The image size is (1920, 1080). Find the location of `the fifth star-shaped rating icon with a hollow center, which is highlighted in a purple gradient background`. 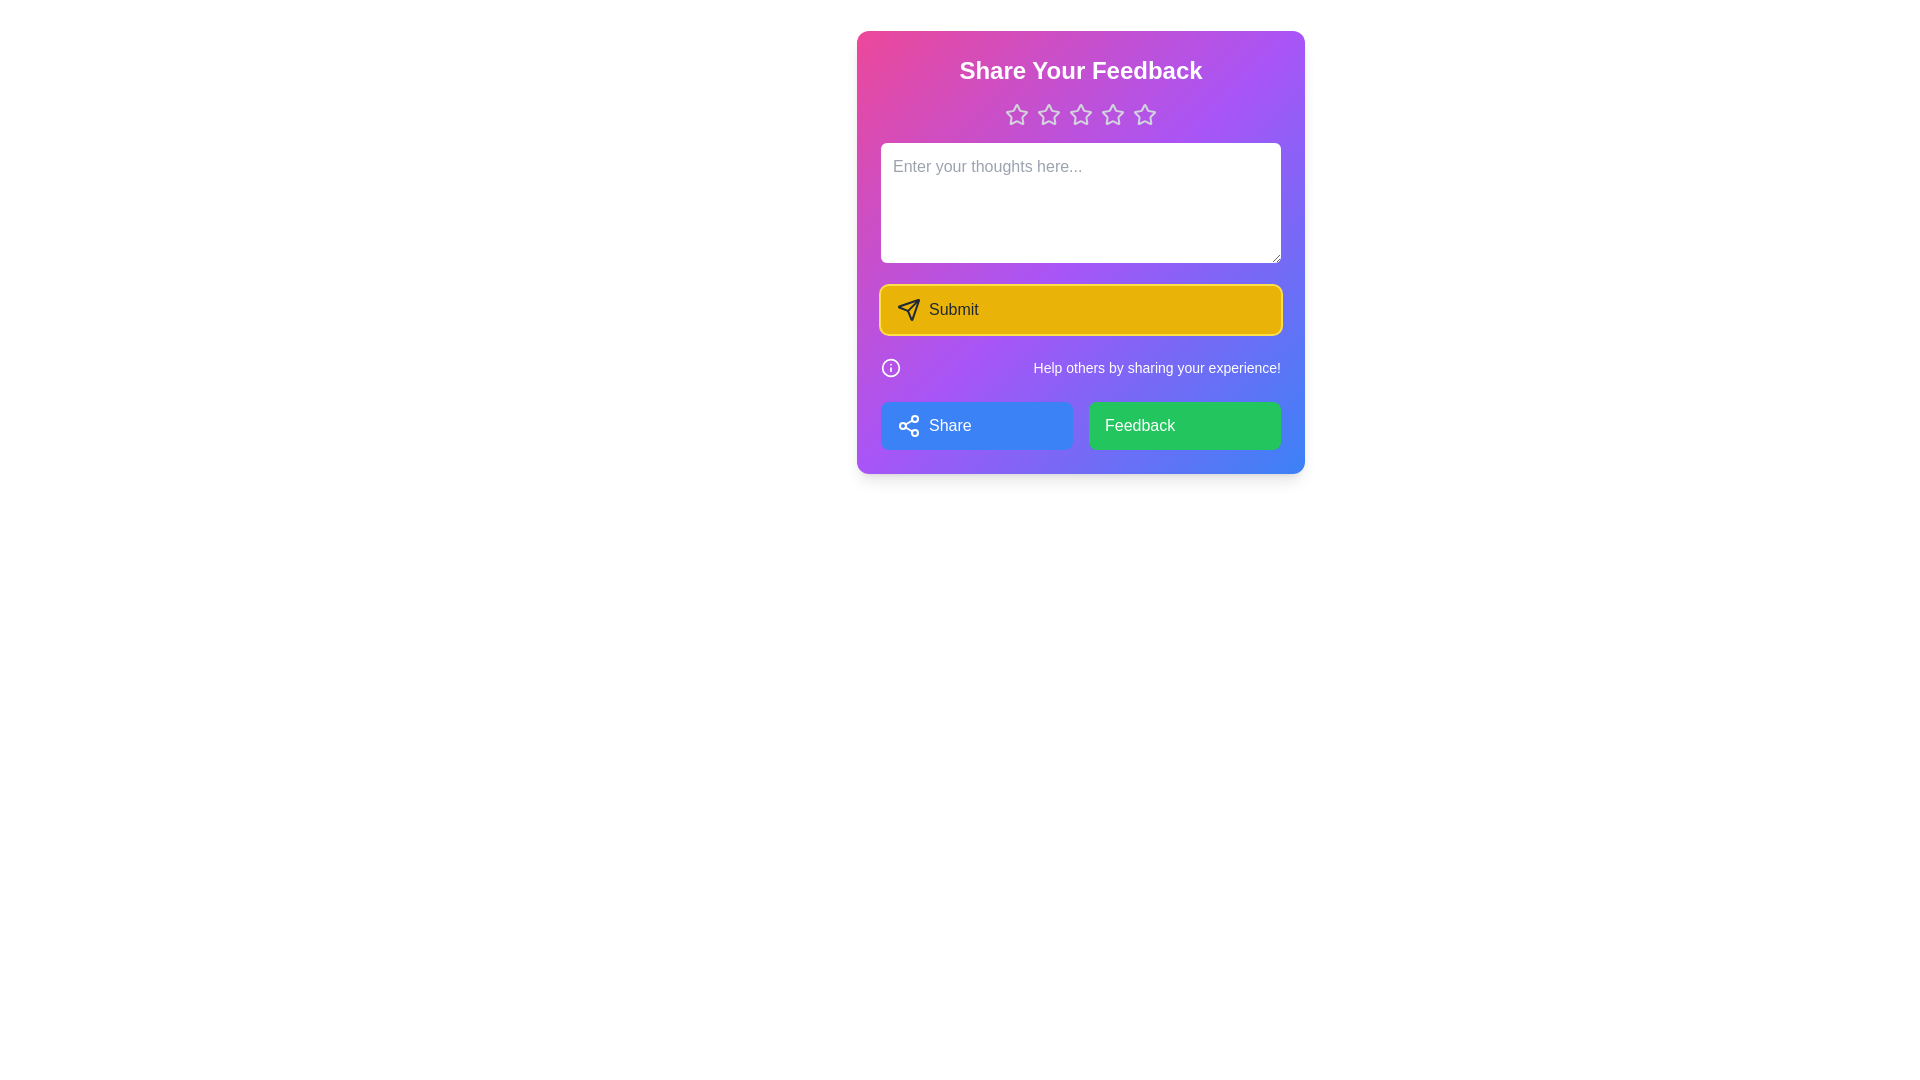

the fifth star-shaped rating icon with a hollow center, which is highlighted in a purple gradient background is located at coordinates (1145, 114).